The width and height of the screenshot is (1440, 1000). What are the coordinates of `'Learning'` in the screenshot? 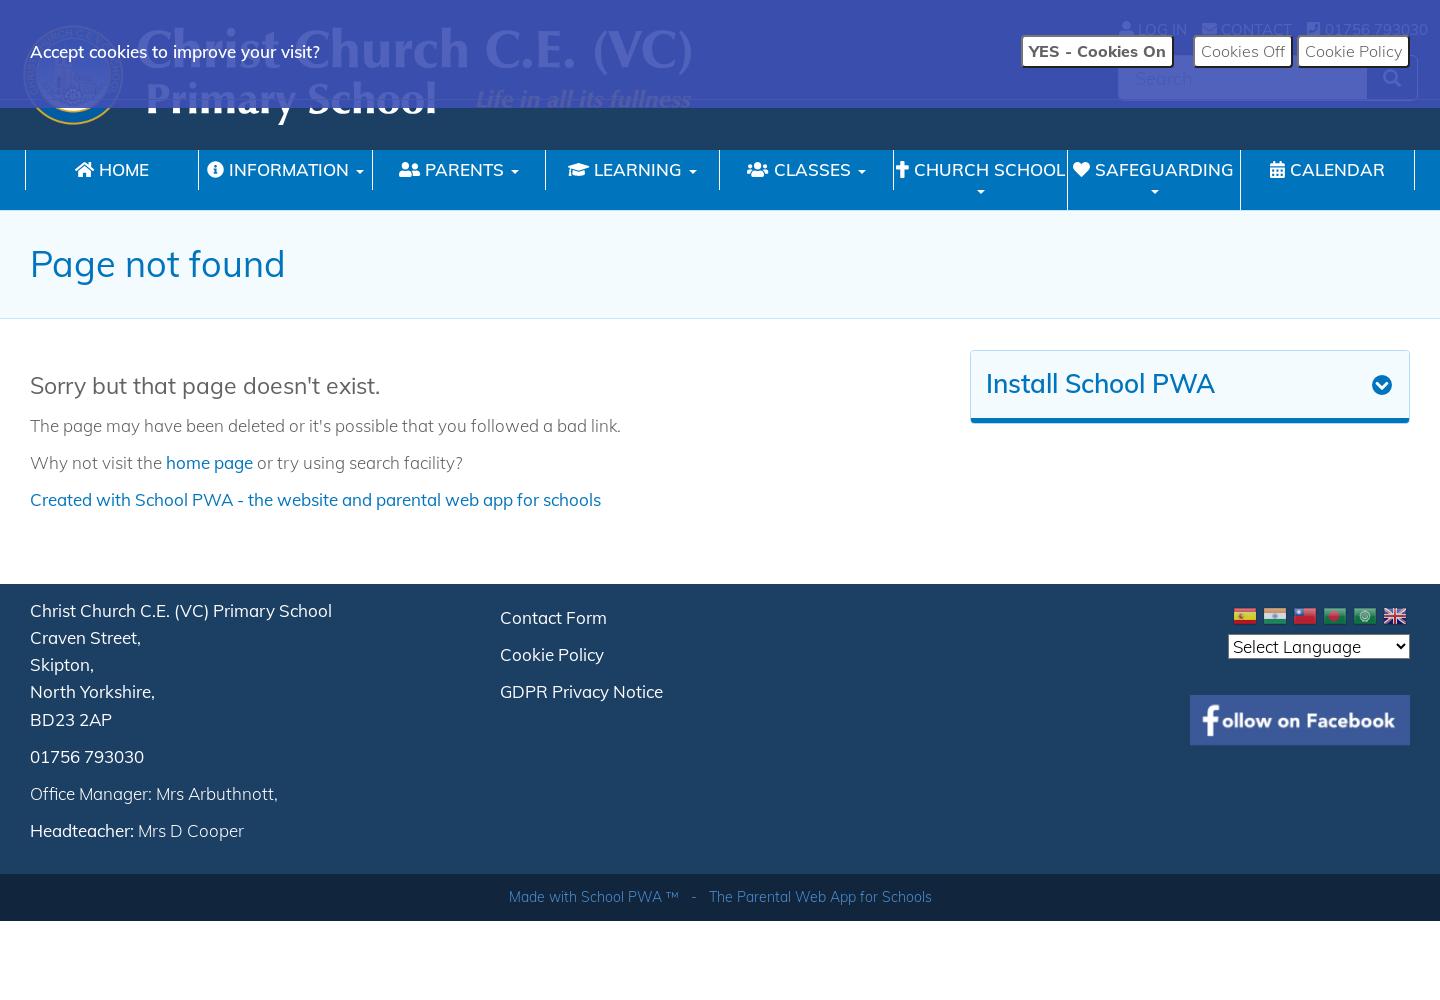 It's located at (637, 169).